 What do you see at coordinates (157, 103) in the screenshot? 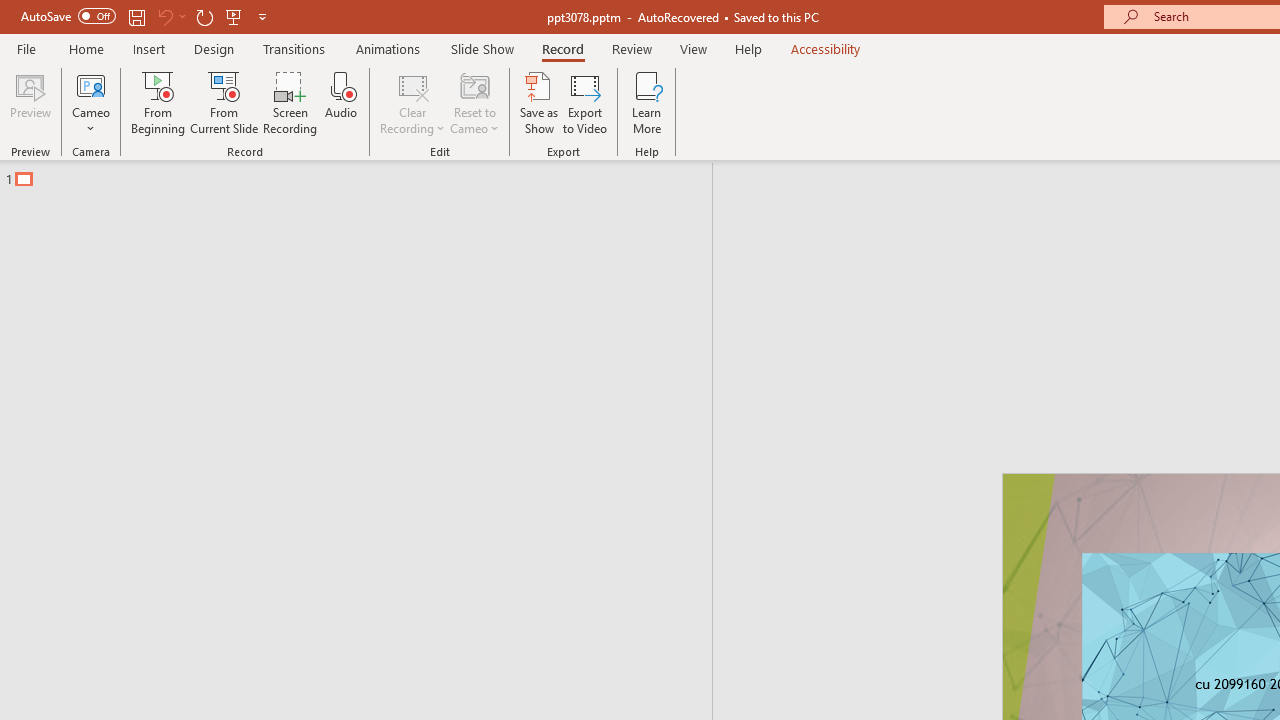
I see `'From Beginning...'` at bounding box center [157, 103].